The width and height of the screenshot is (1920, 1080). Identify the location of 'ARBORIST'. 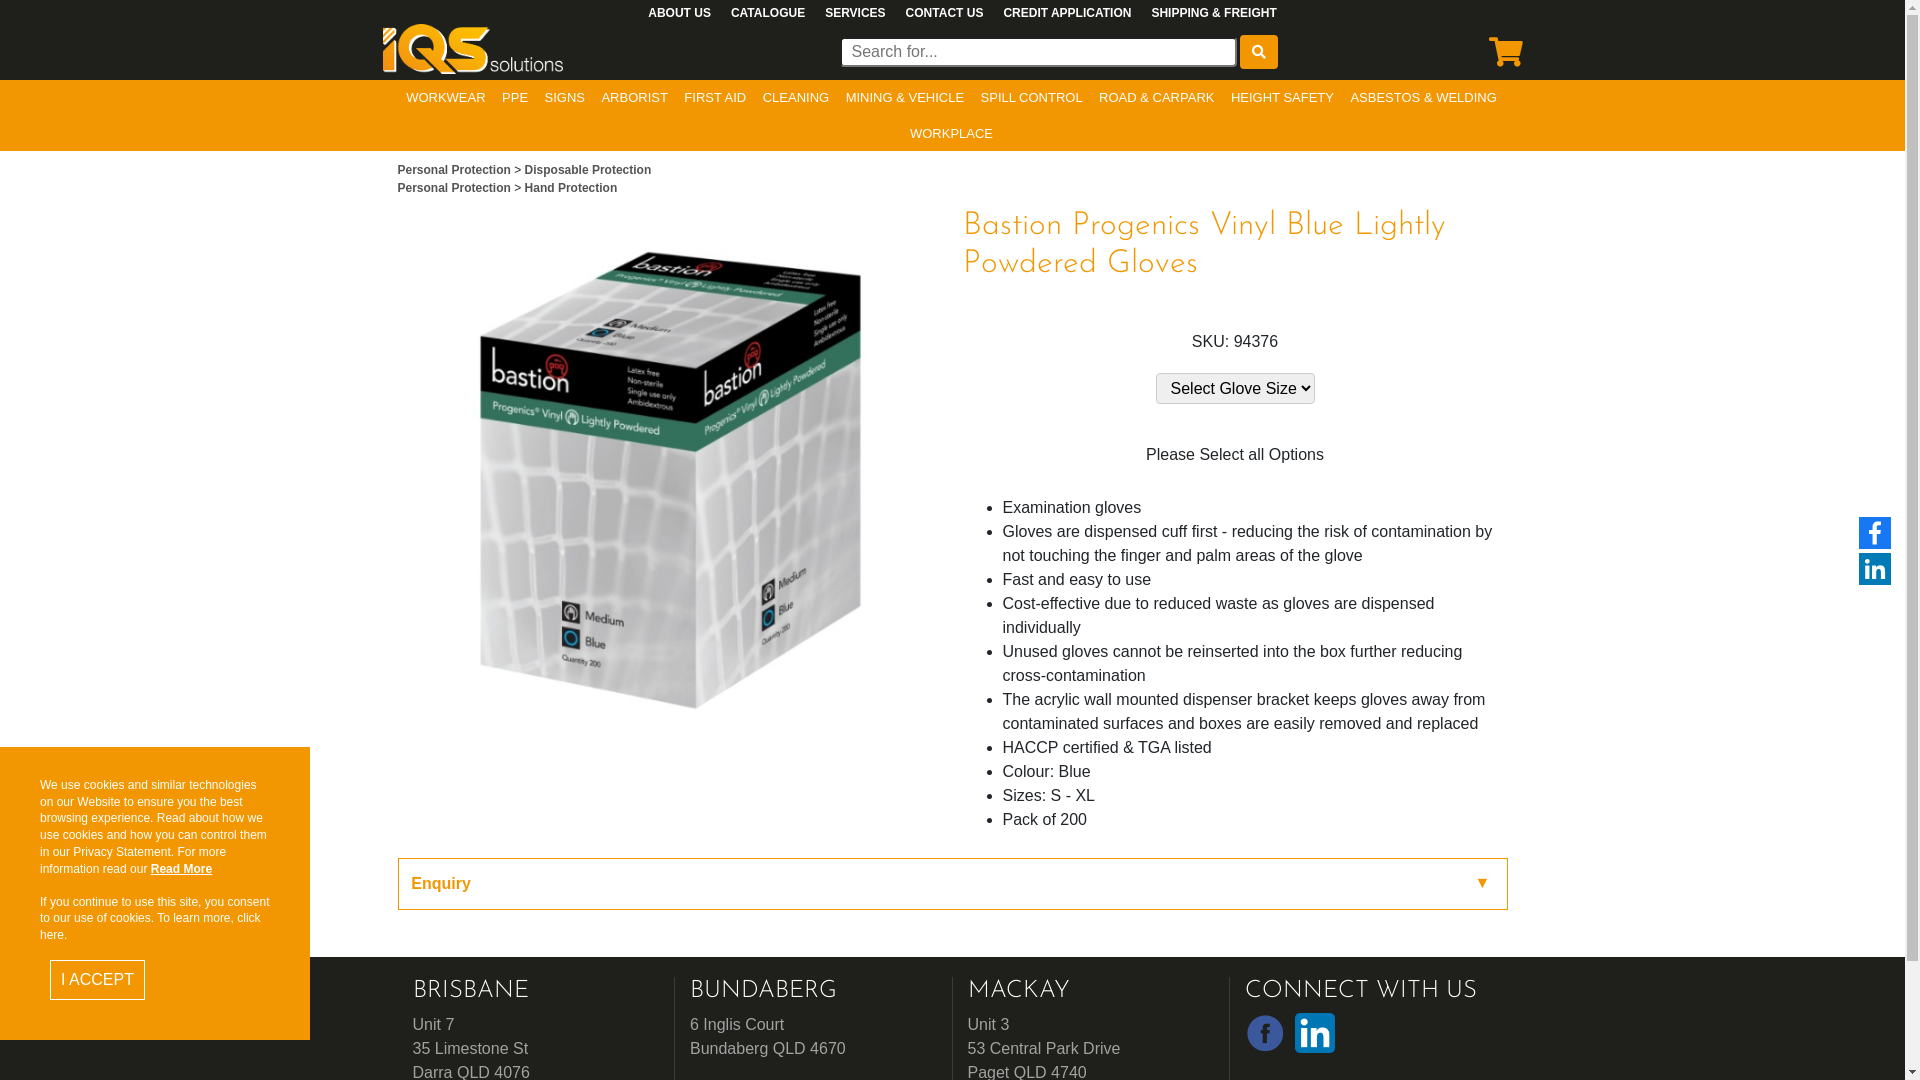
(632, 97).